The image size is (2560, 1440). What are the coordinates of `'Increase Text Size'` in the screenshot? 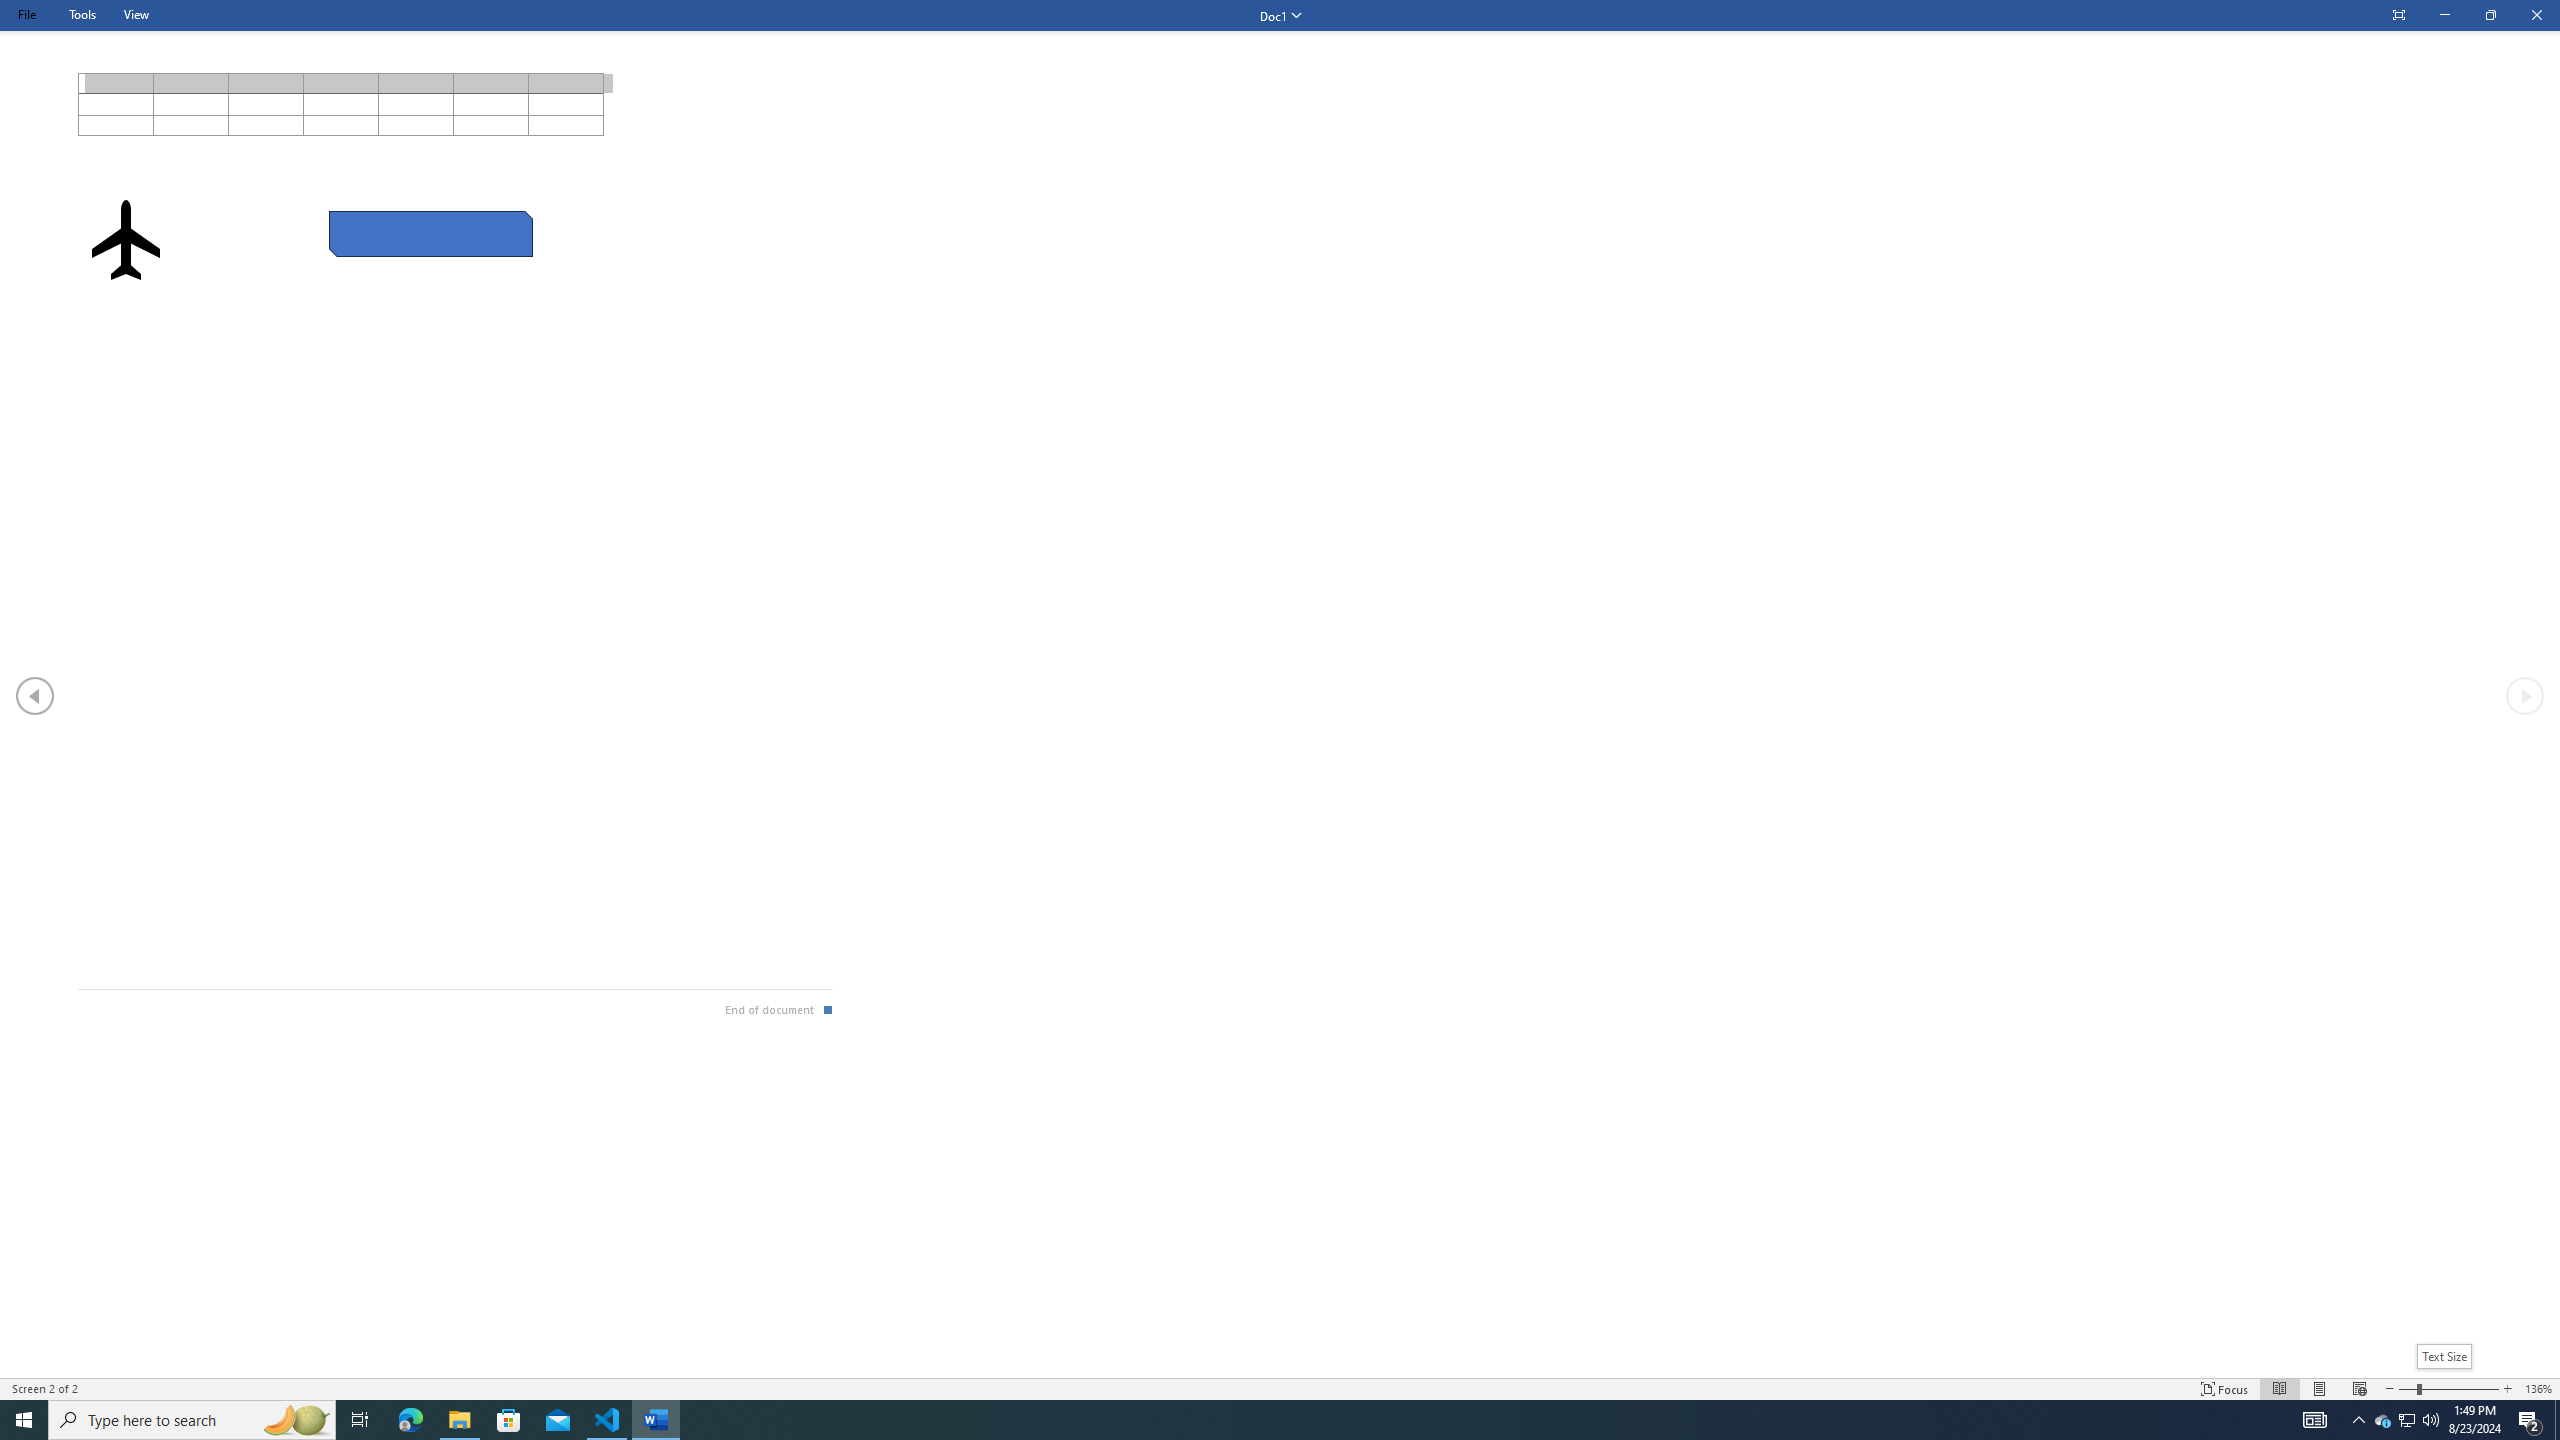 It's located at (2507, 1389).